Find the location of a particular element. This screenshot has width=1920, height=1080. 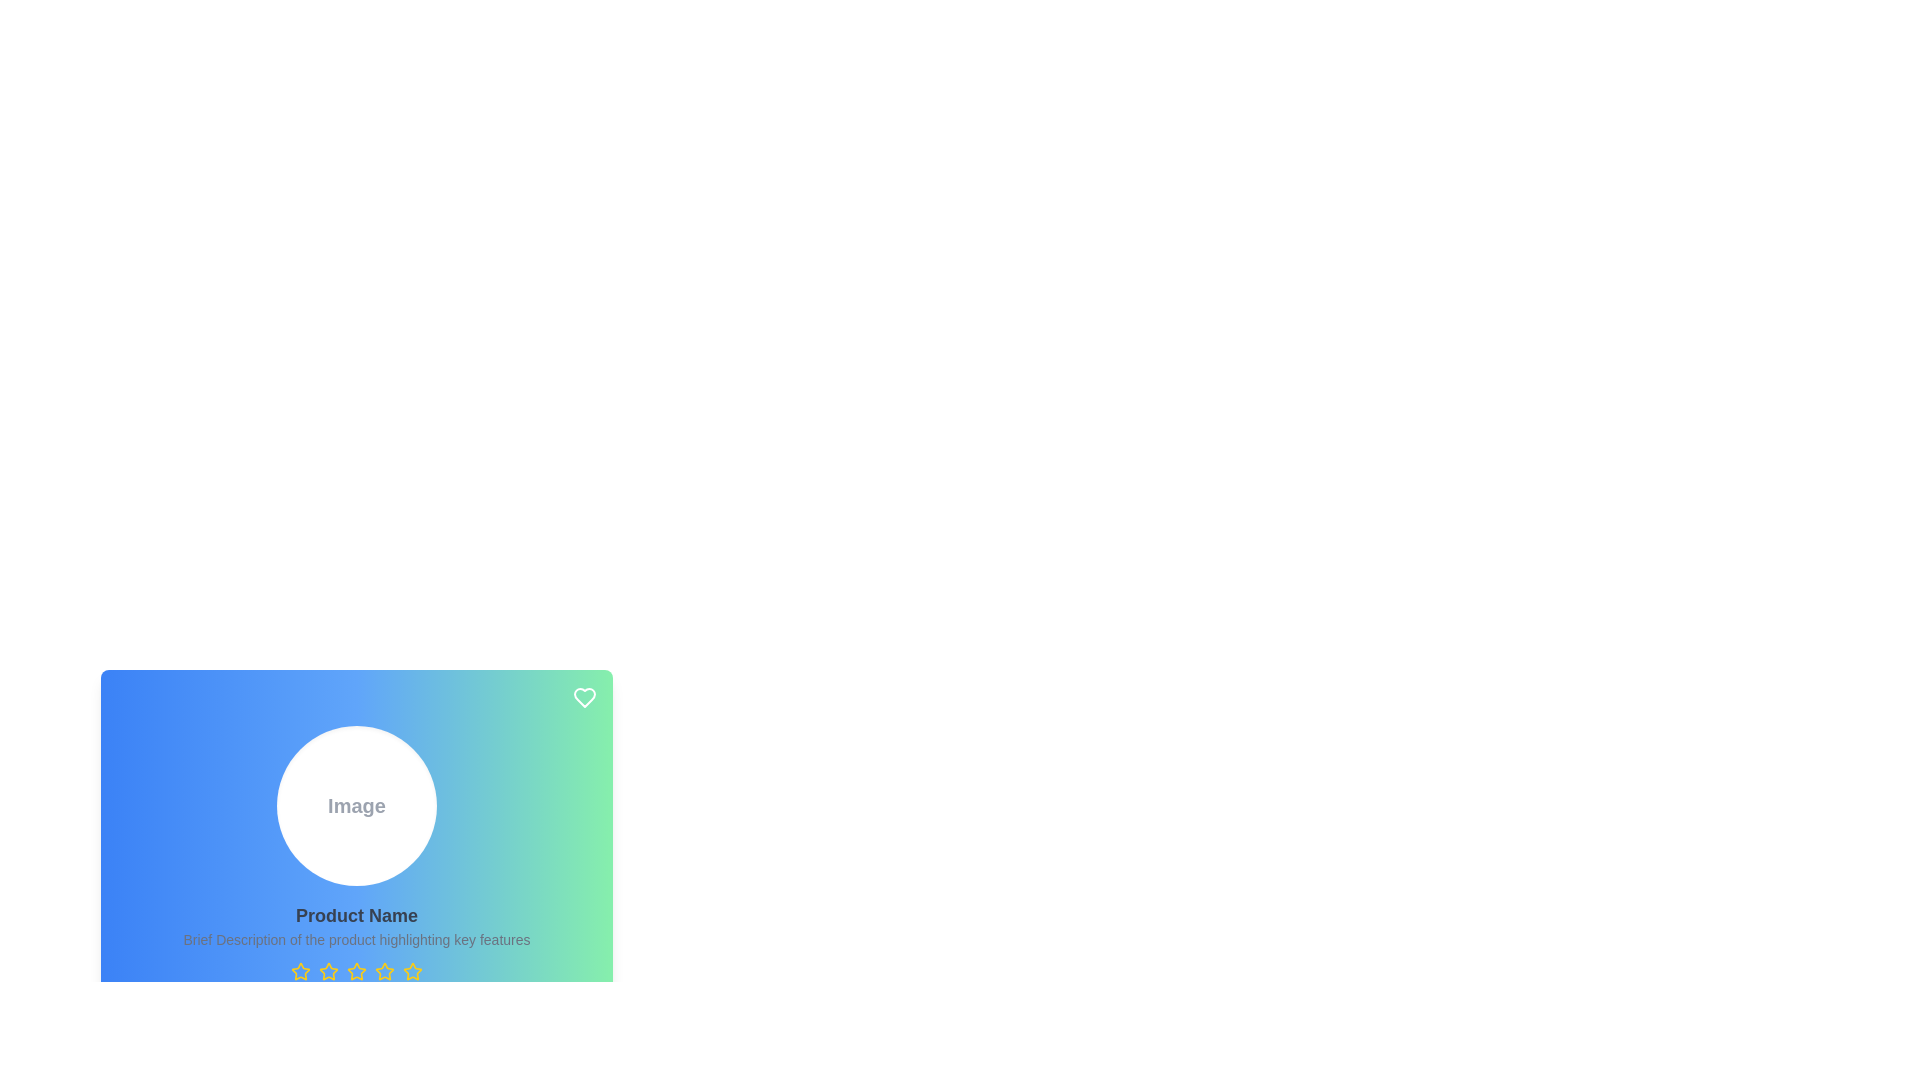

the first yellow outlined star SVG icon located at the bottom of the product card is located at coordinates (300, 971).